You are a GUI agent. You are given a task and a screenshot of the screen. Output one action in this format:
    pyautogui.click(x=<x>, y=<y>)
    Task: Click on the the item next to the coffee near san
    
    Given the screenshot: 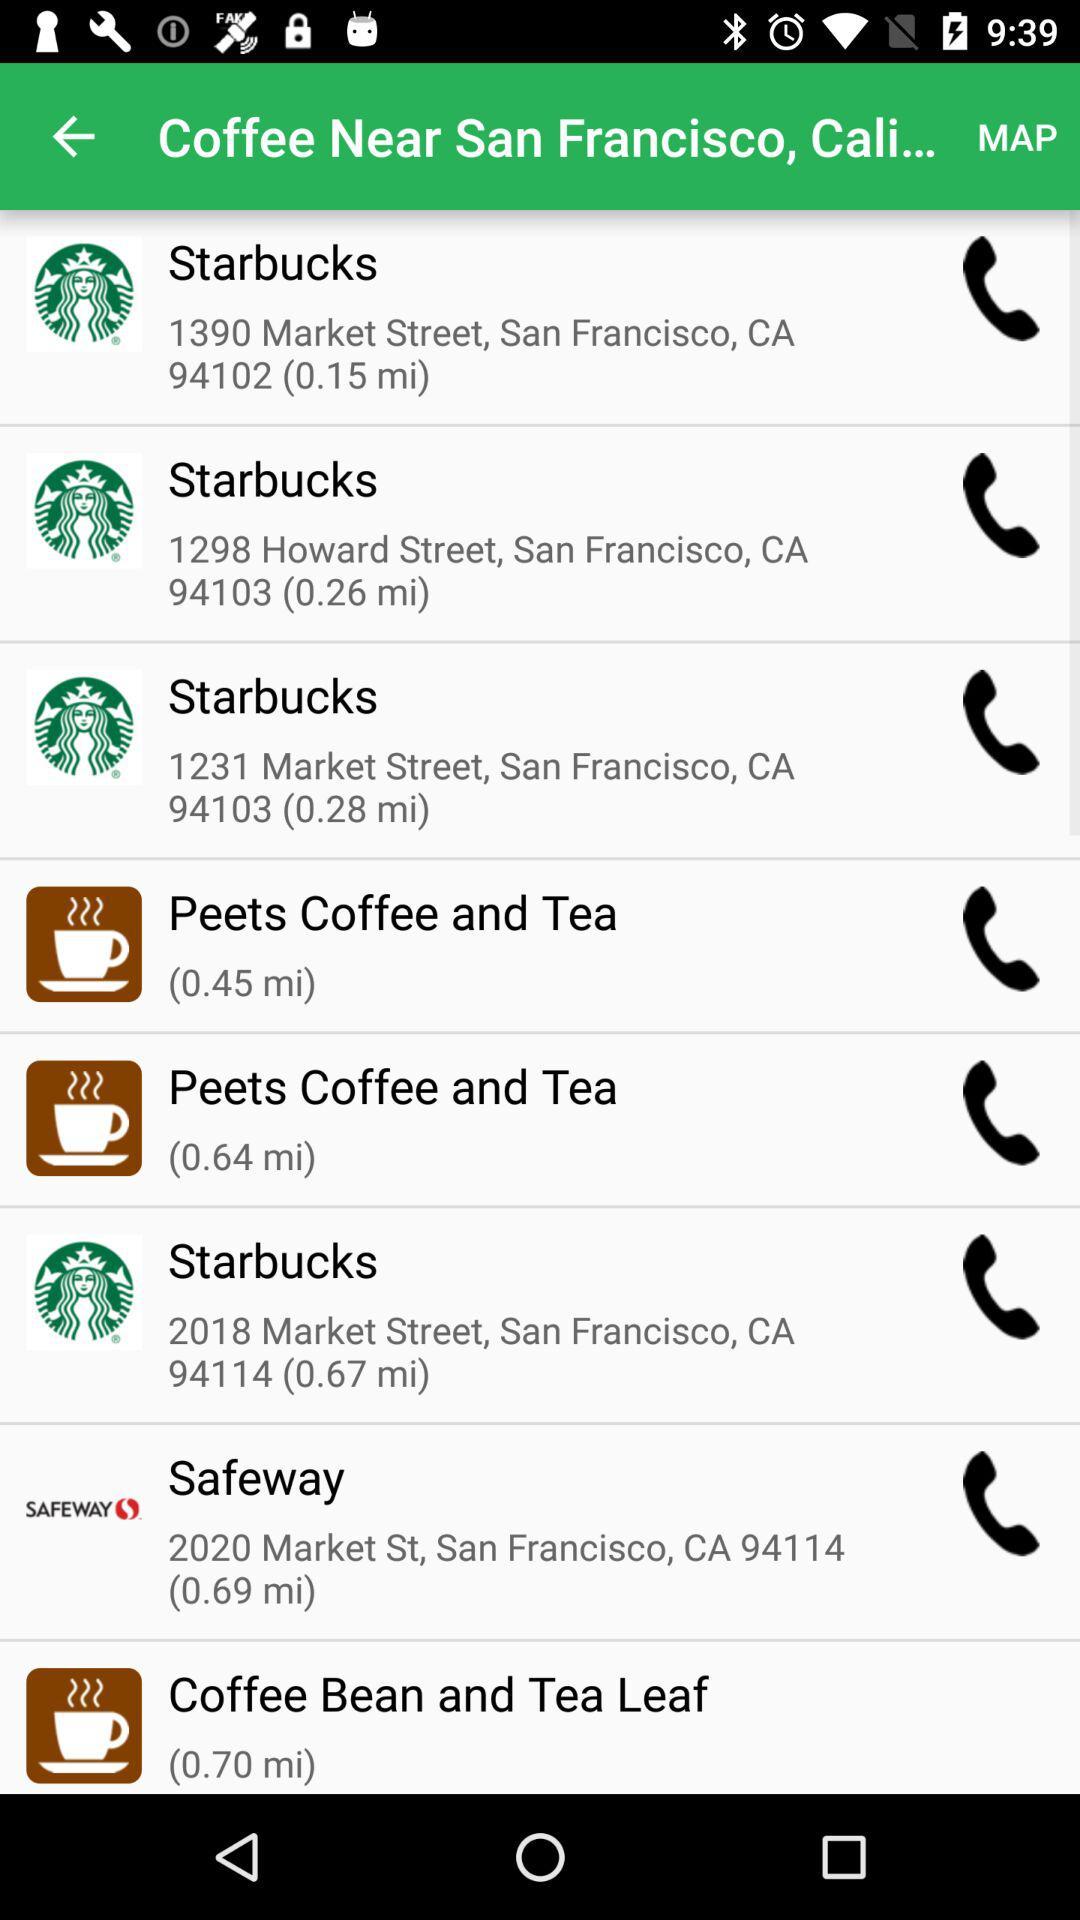 What is the action you would take?
    pyautogui.click(x=1017, y=135)
    